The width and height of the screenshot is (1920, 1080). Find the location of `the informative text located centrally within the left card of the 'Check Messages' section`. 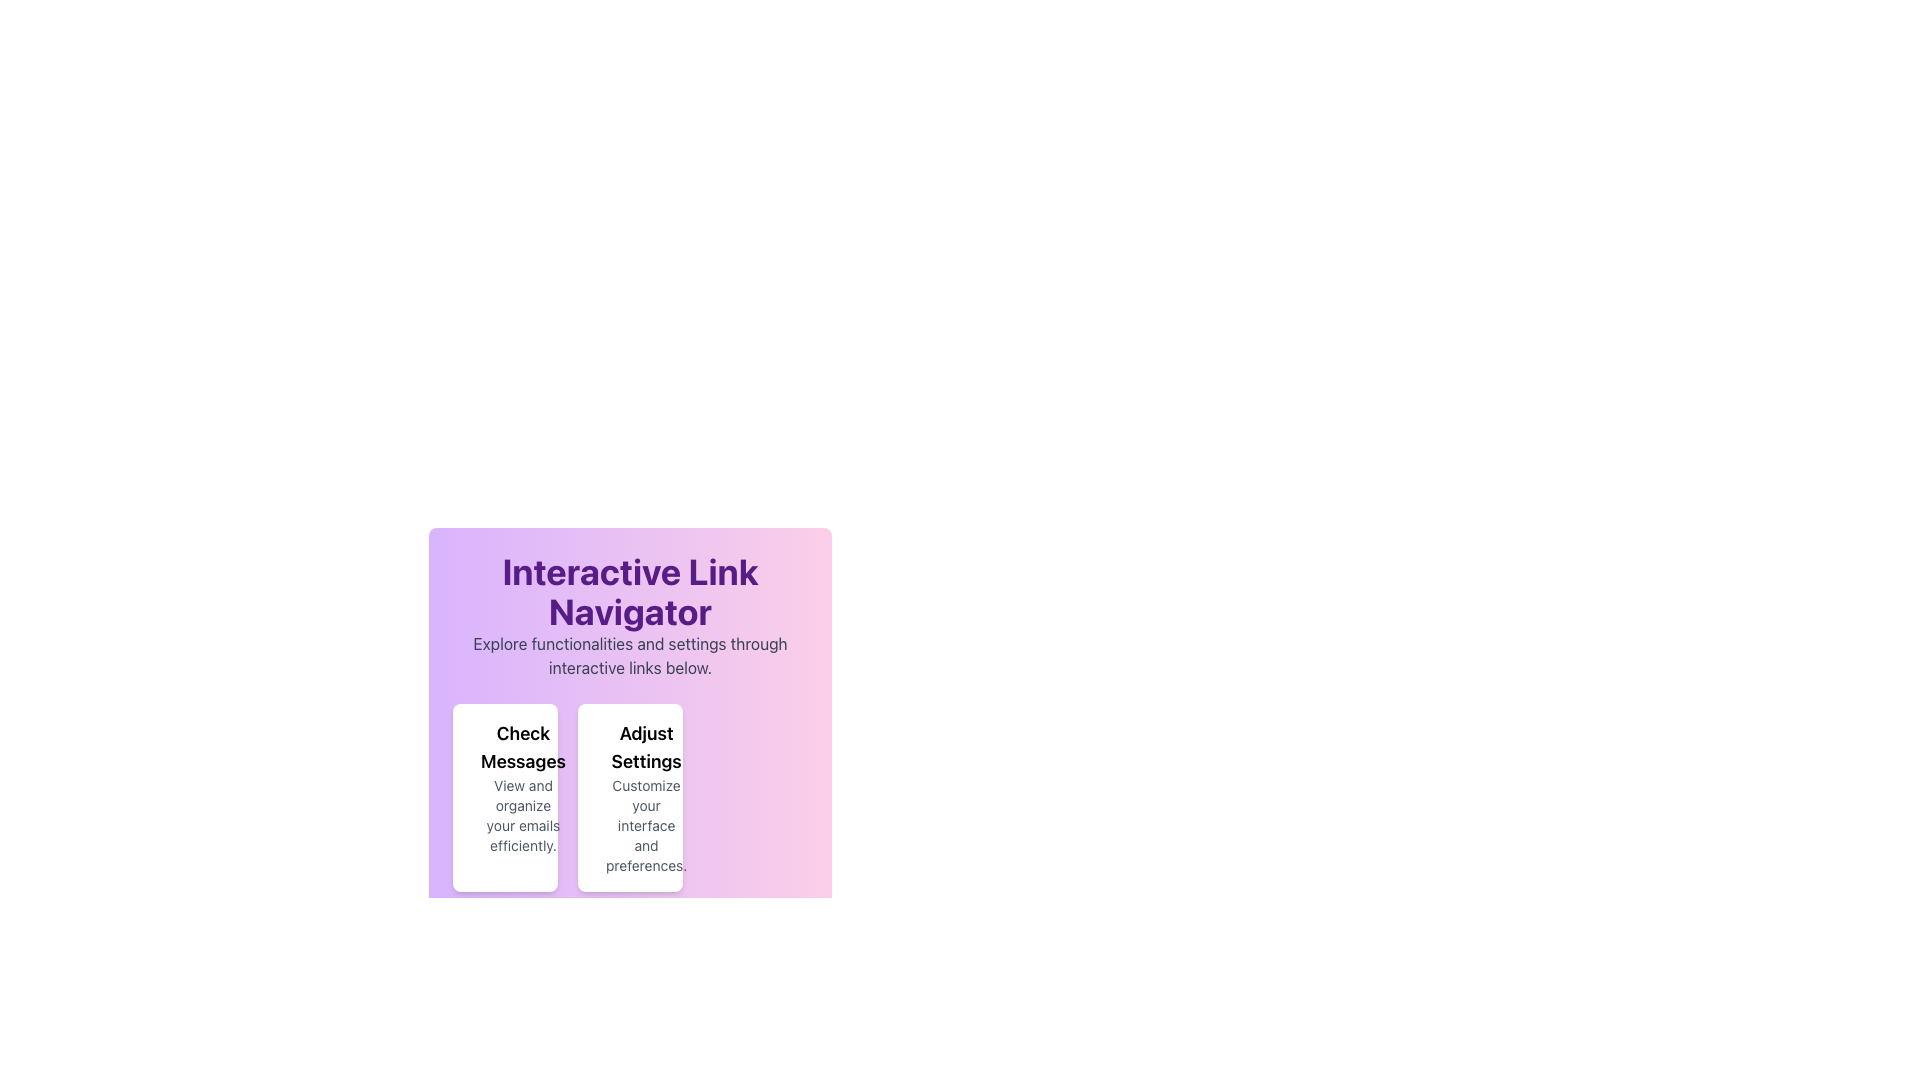

the informative text located centrally within the left card of the 'Check Messages' section is located at coordinates (505, 797).